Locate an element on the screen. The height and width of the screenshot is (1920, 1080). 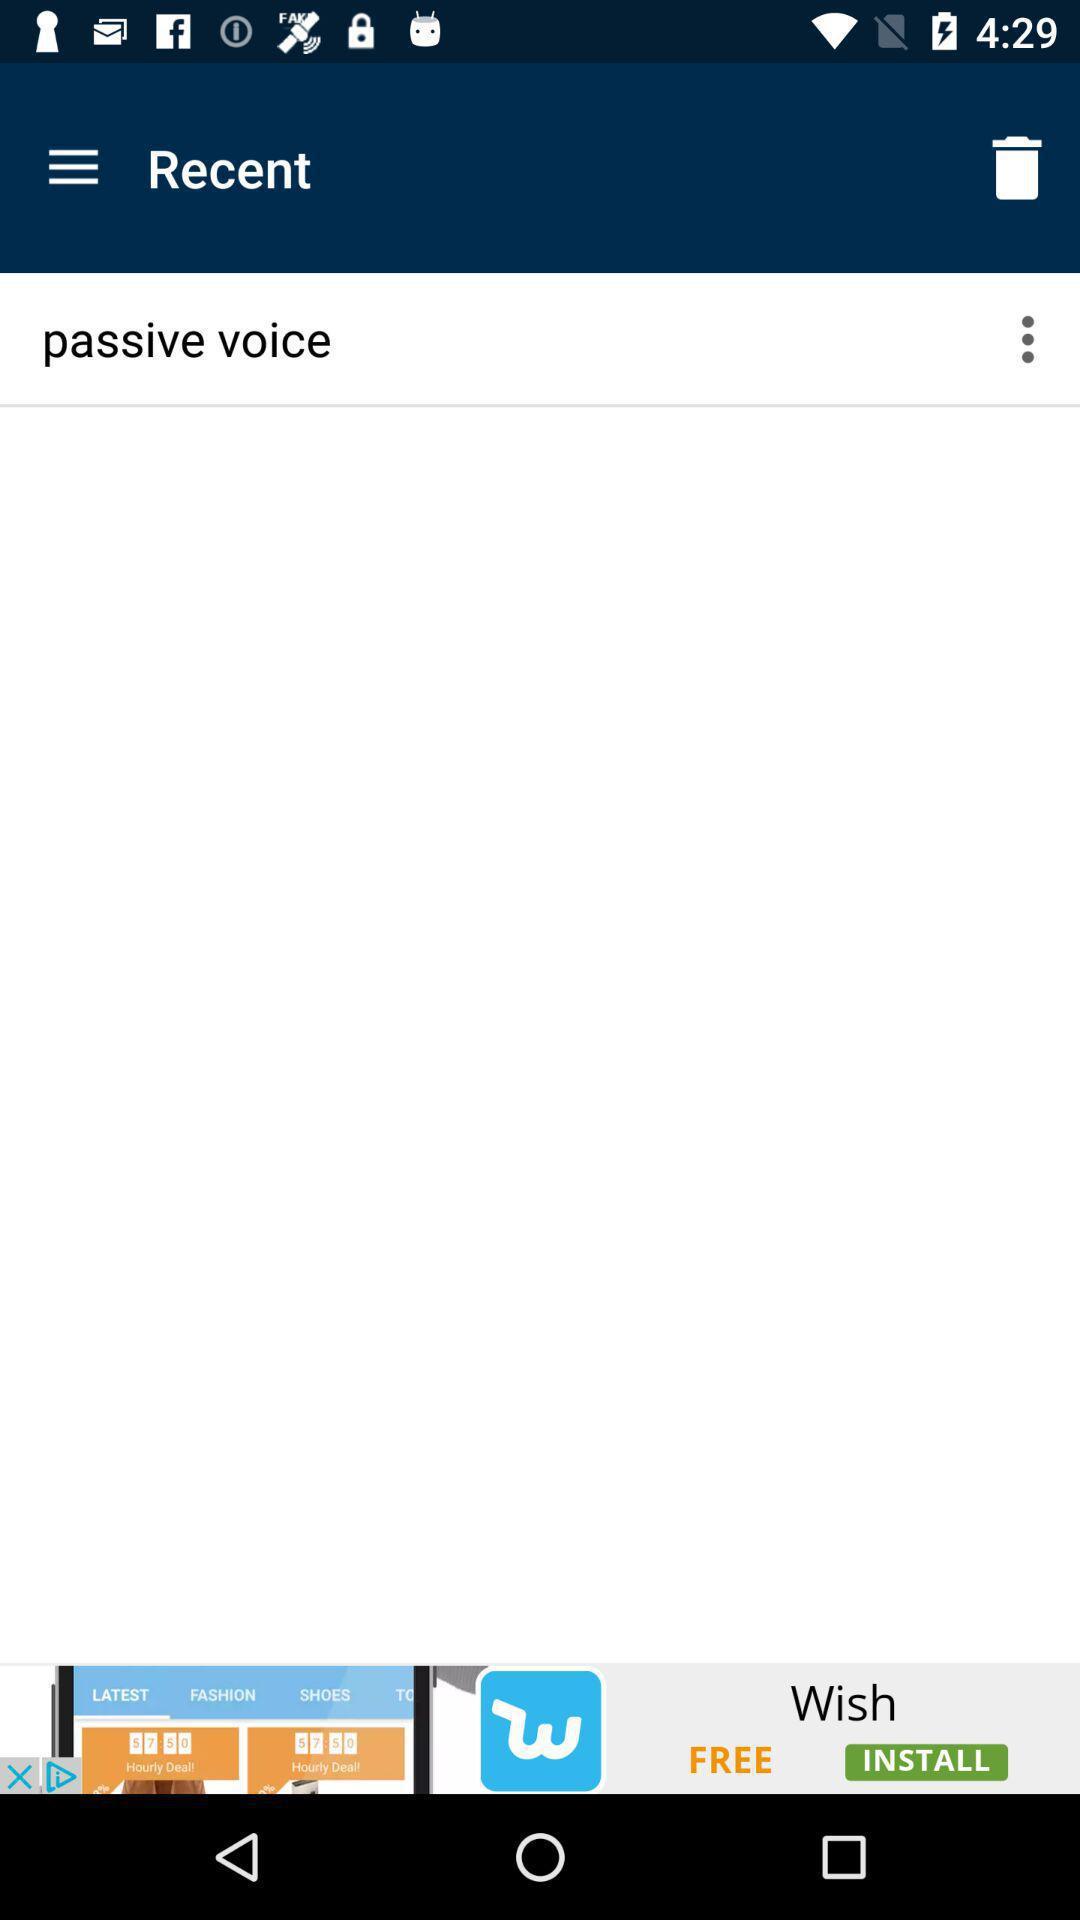
open the settings for item is located at coordinates (1039, 338).